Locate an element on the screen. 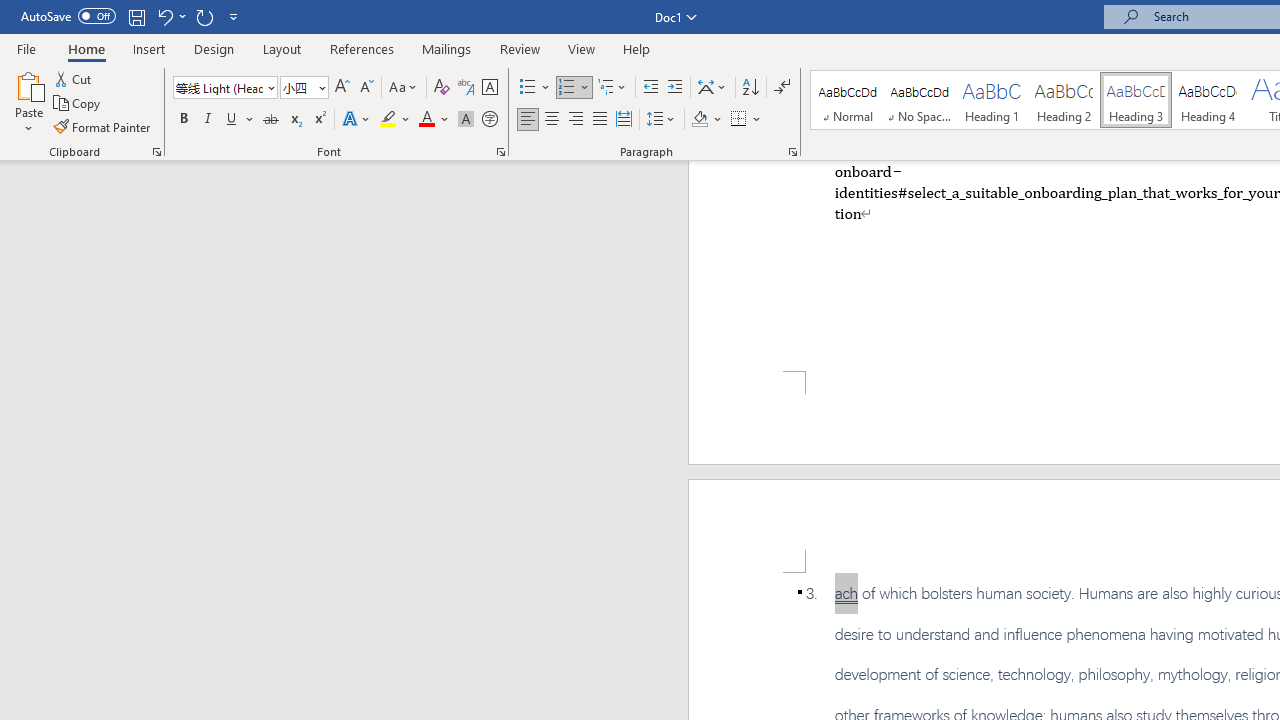 Image resolution: width=1280 pixels, height=720 pixels. 'Heading 2' is located at coordinates (1062, 100).